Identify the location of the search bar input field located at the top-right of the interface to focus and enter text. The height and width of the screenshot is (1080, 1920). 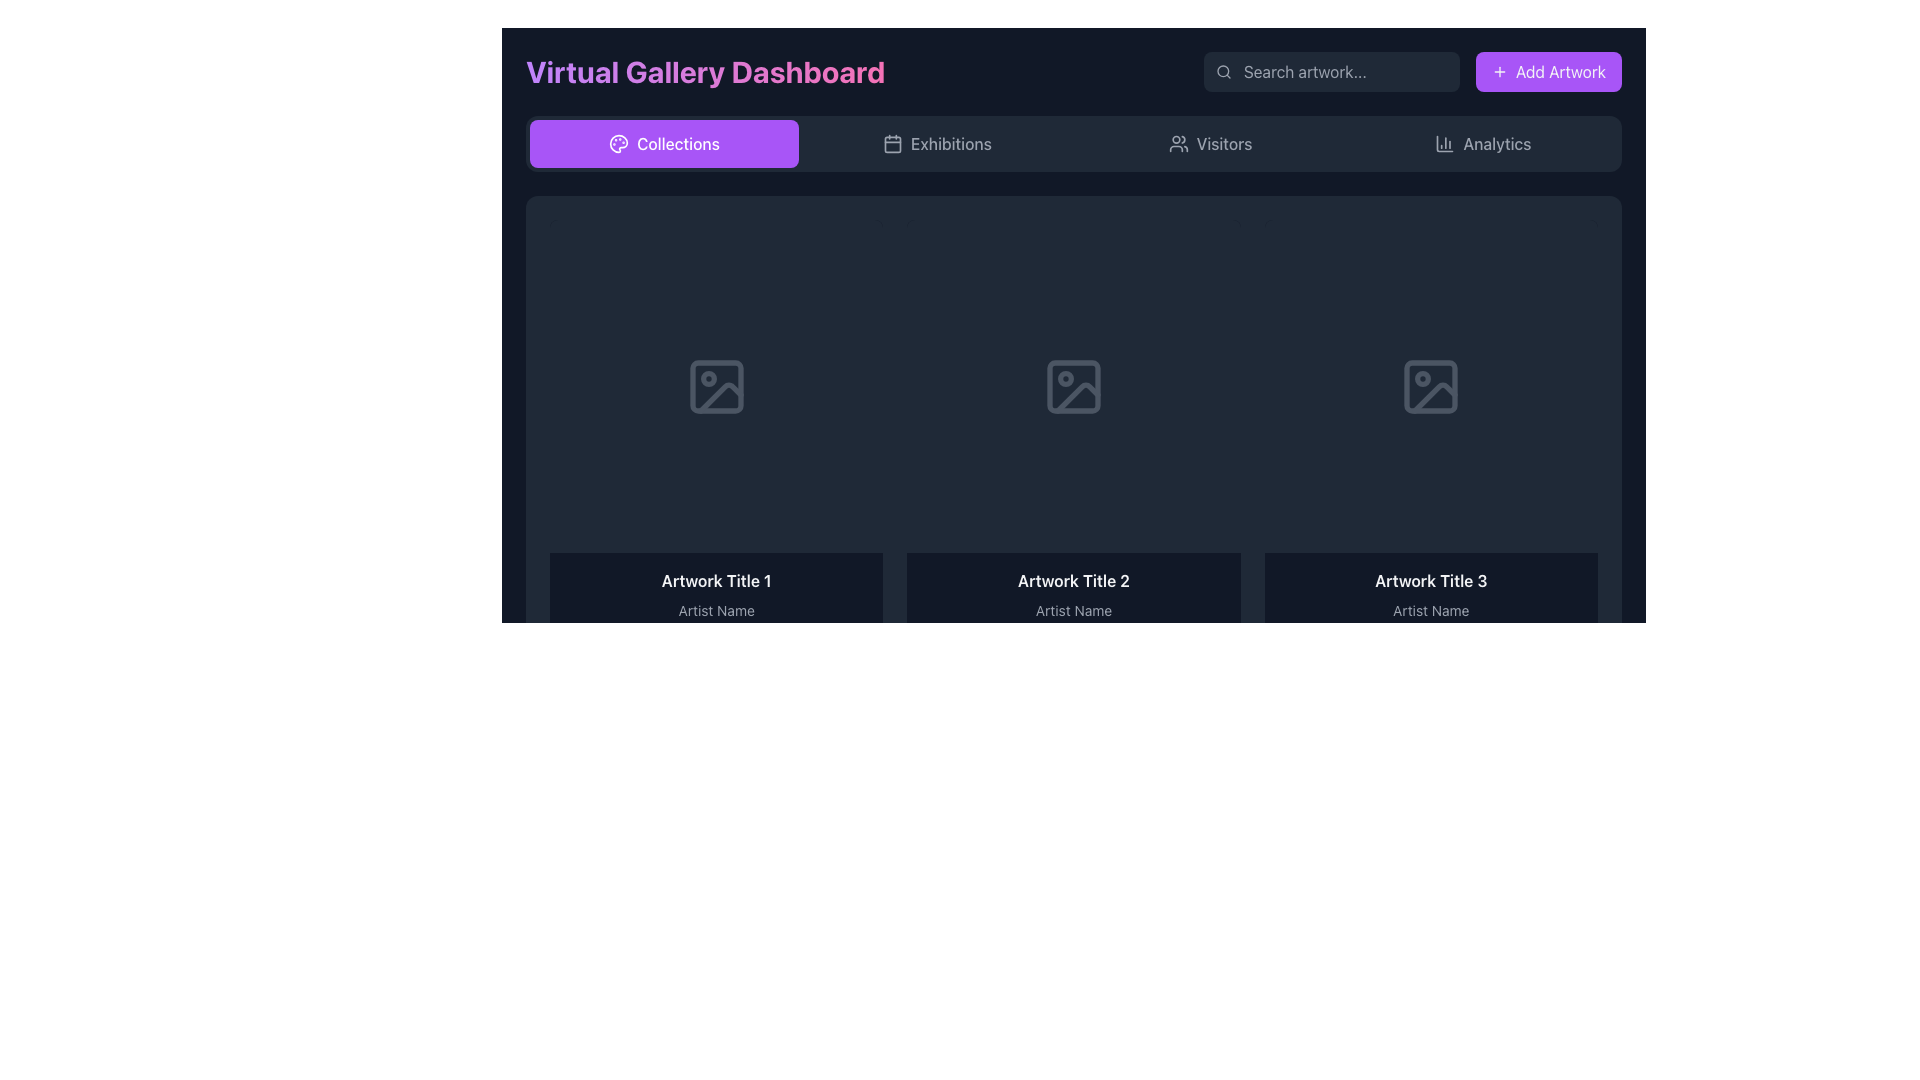
(1331, 71).